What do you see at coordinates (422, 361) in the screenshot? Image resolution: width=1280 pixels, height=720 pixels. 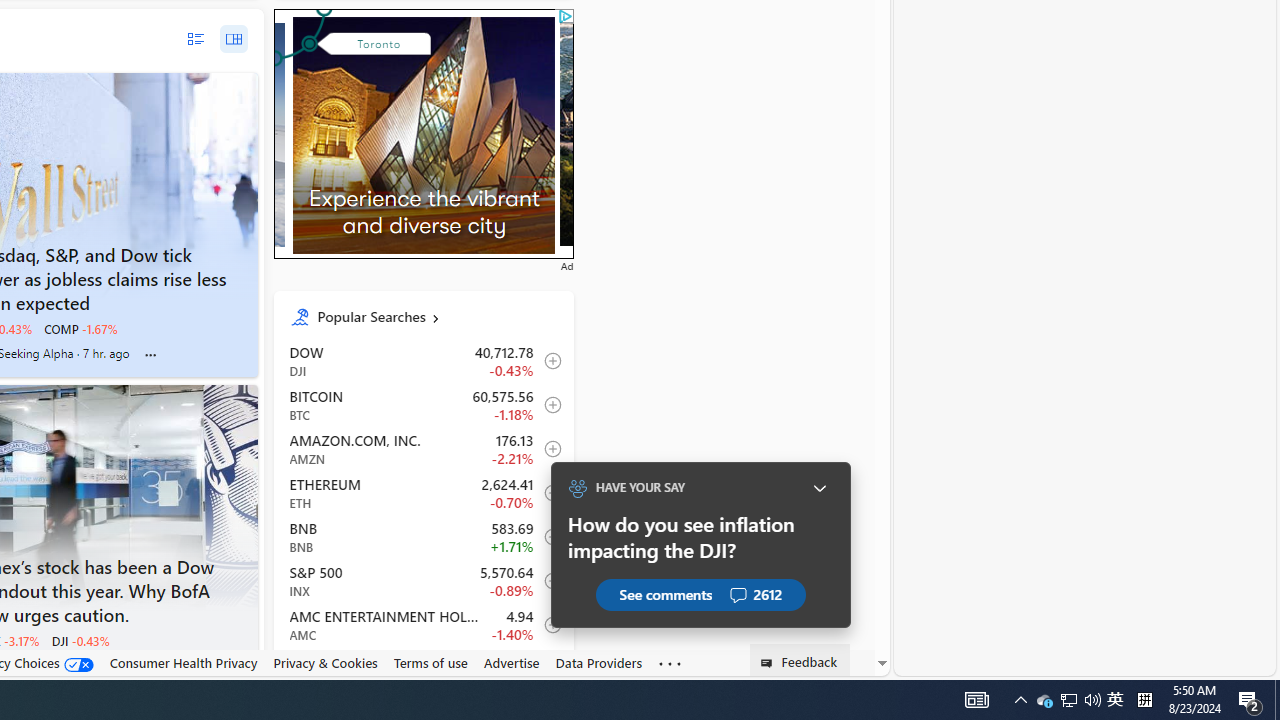 I see `'DJI DOW decrease 40,712.78 -177.71 -0.43% itemundefined'` at bounding box center [422, 361].